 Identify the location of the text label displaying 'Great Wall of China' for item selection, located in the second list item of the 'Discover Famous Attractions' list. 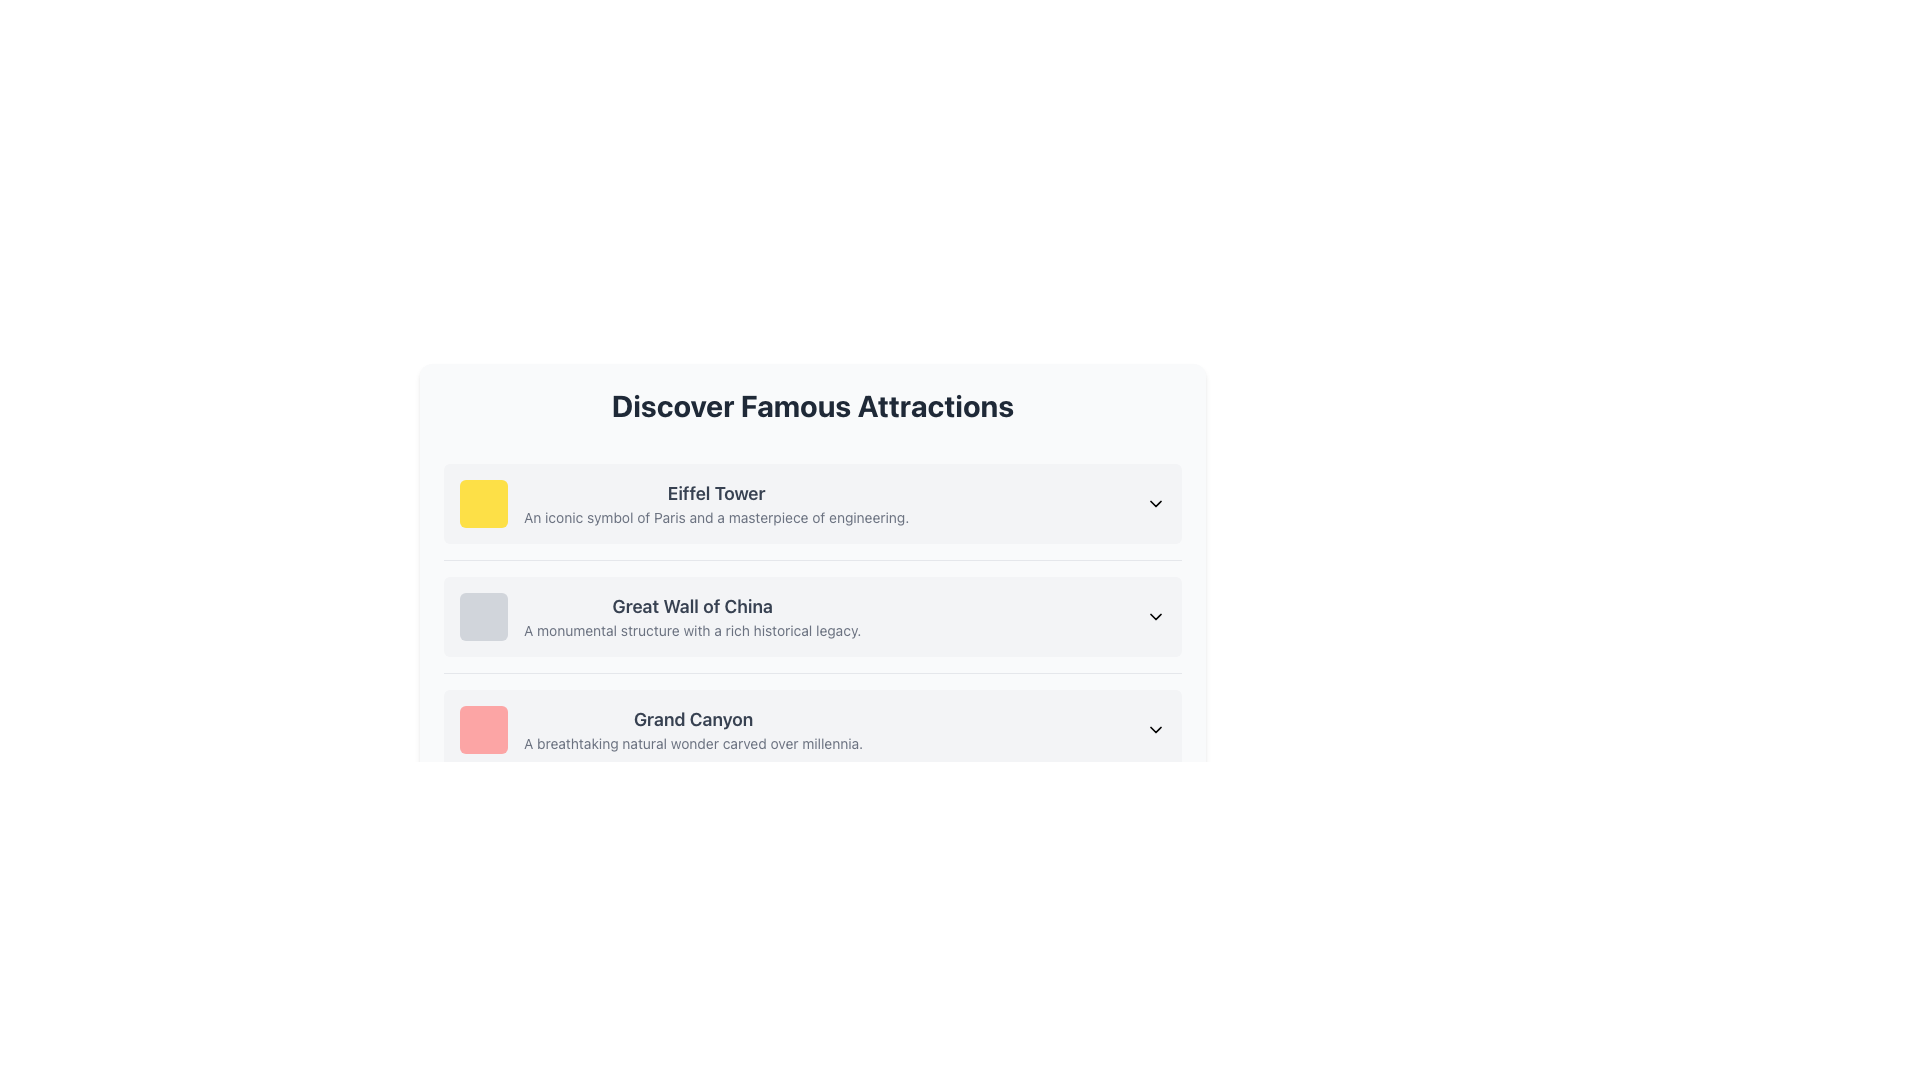
(692, 605).